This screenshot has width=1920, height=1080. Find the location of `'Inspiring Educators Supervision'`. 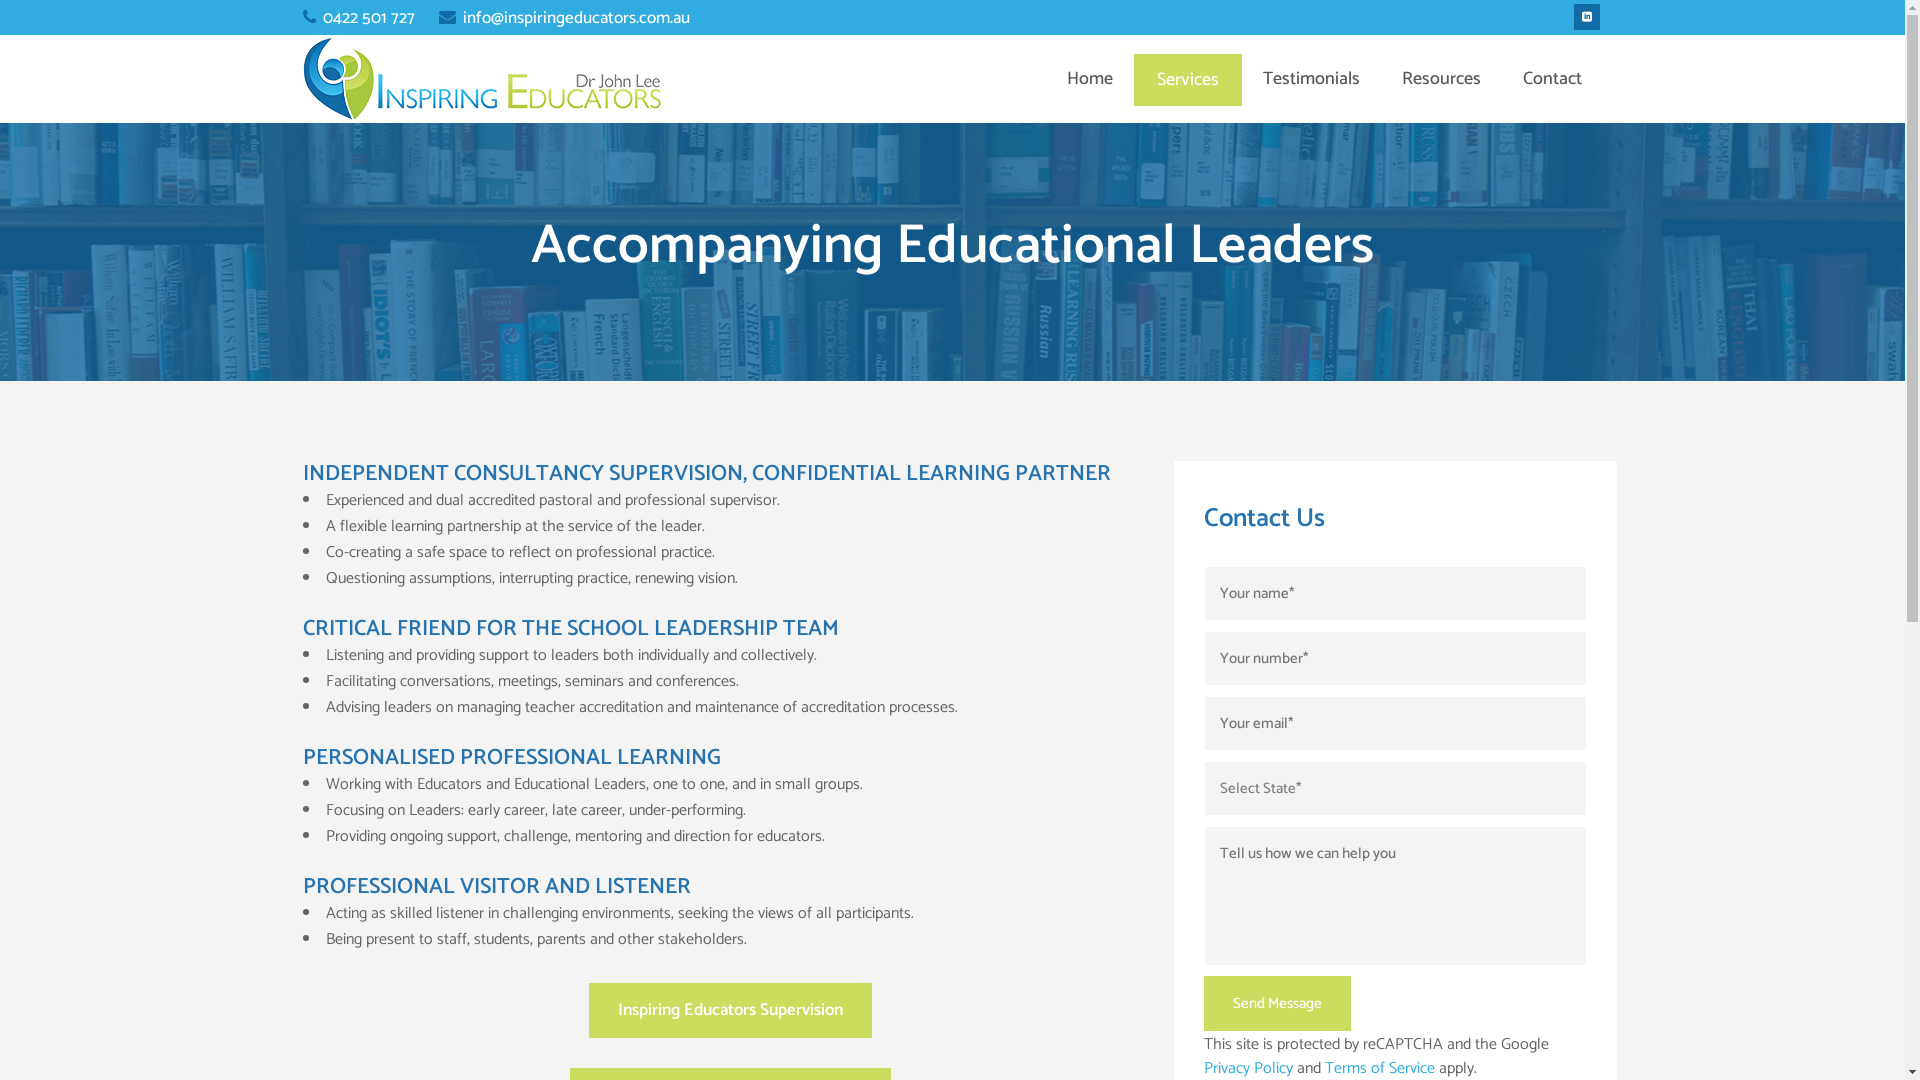

'Inspiring Educators Supervision' is located at coordinates (729, 1010).